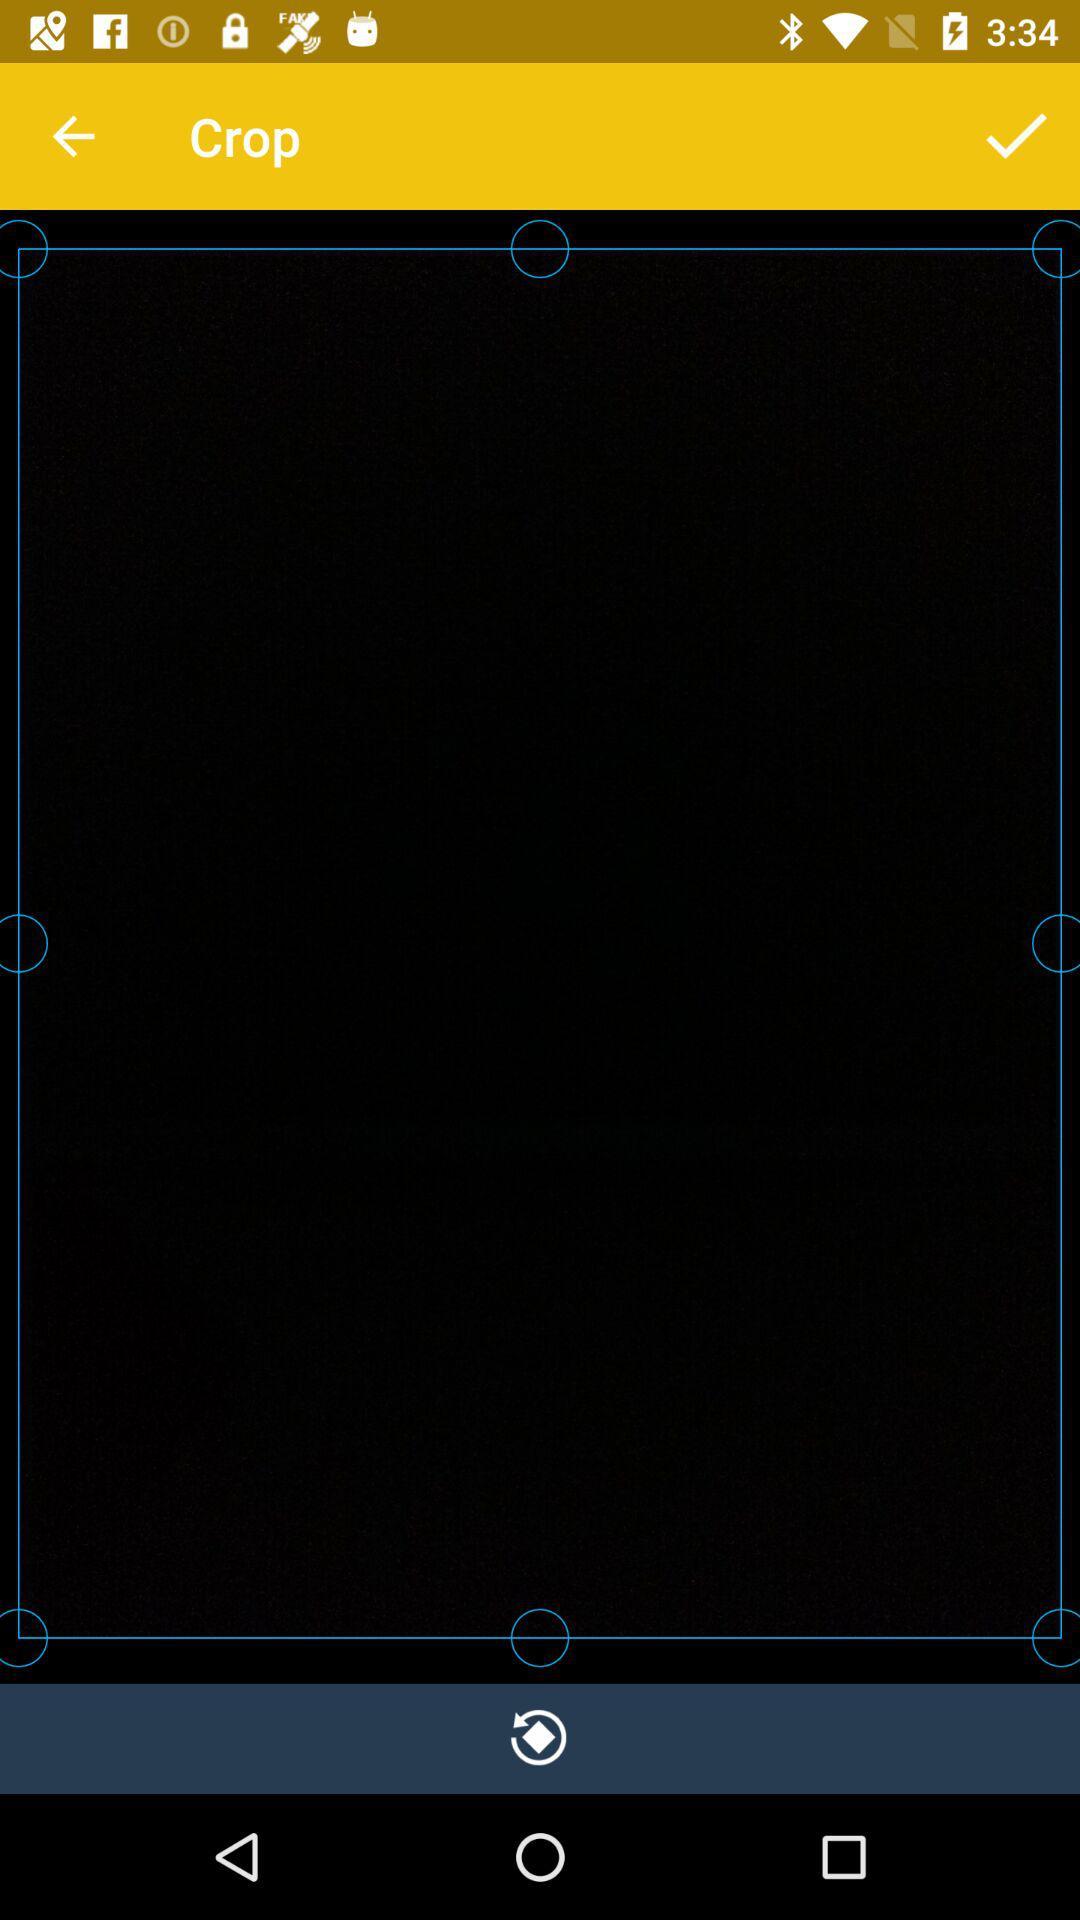  What do you see at coordinates (72, 135) in the screenshot?
I see `the item to the left of the crop` at bounding box center [72, 135].